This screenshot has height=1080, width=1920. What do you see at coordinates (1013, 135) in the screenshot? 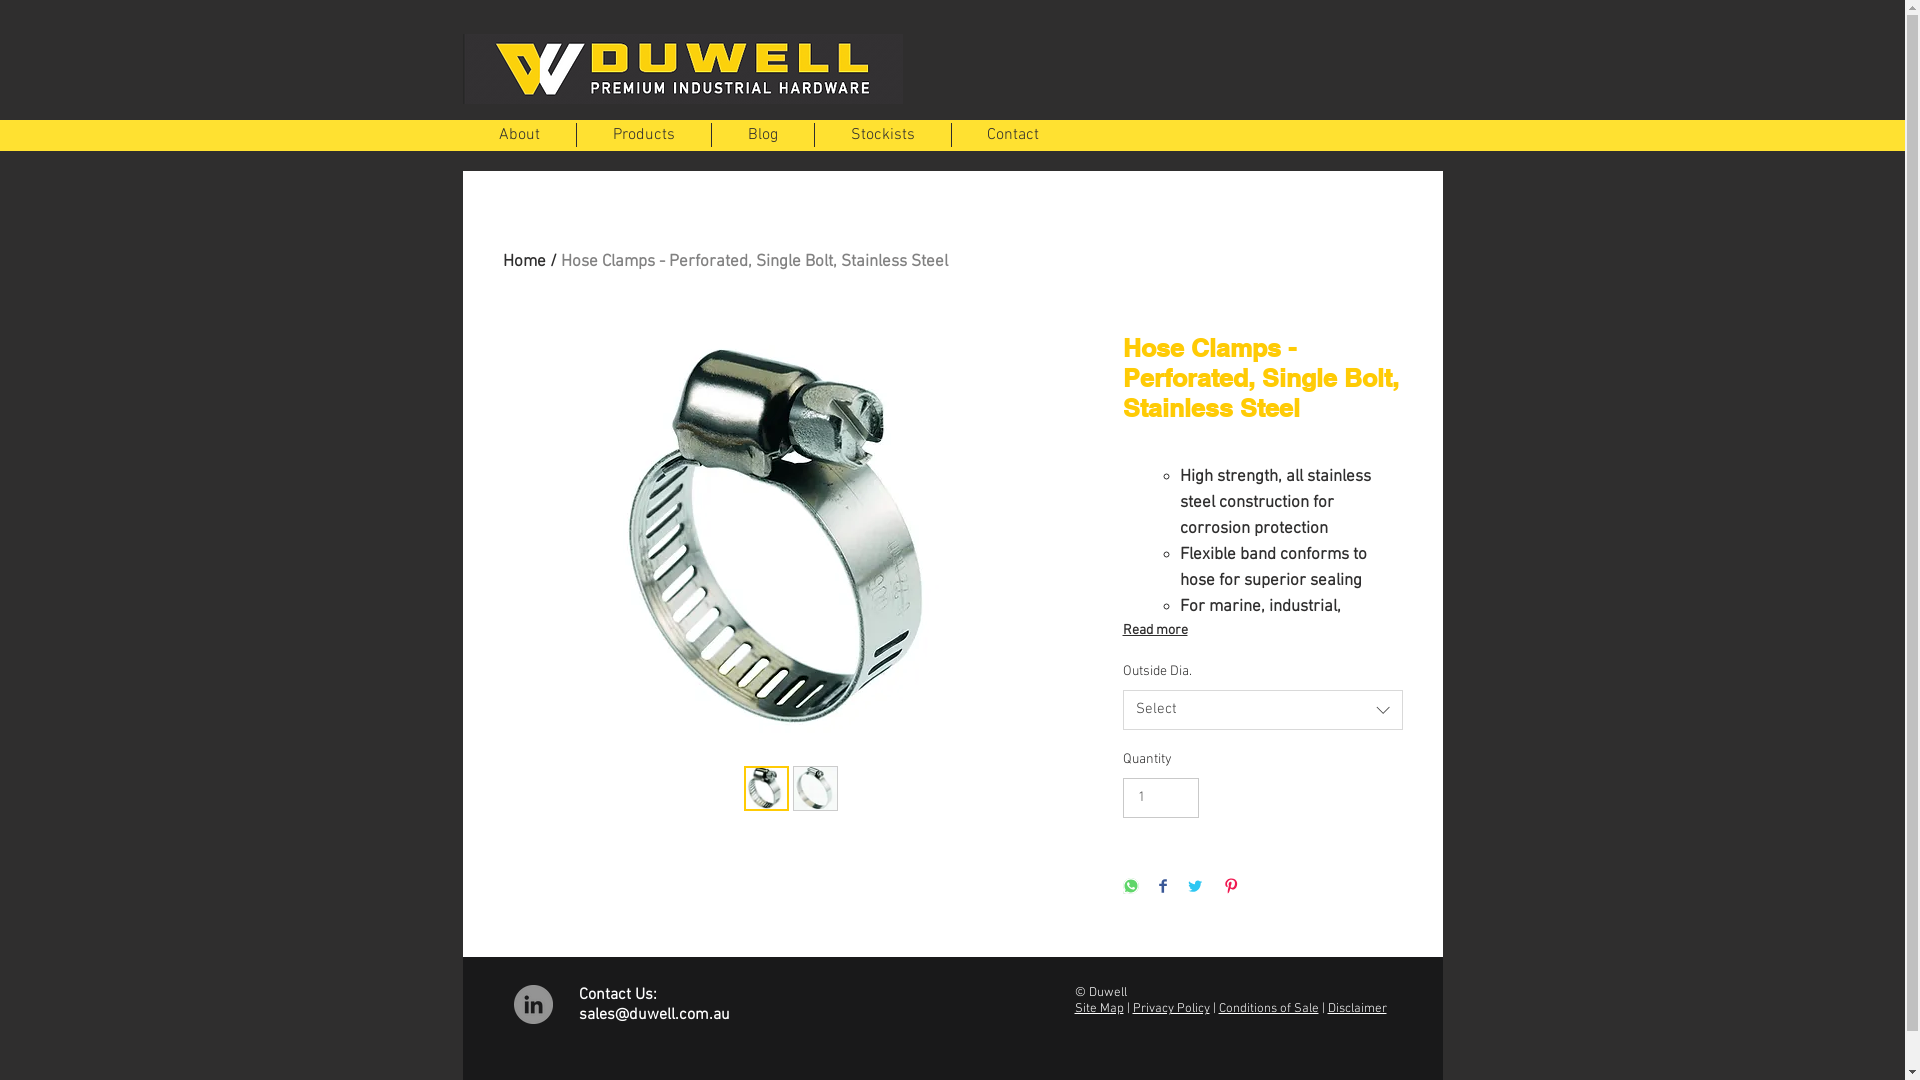
I see `'Contact'` at bounding box center [1013, 135].